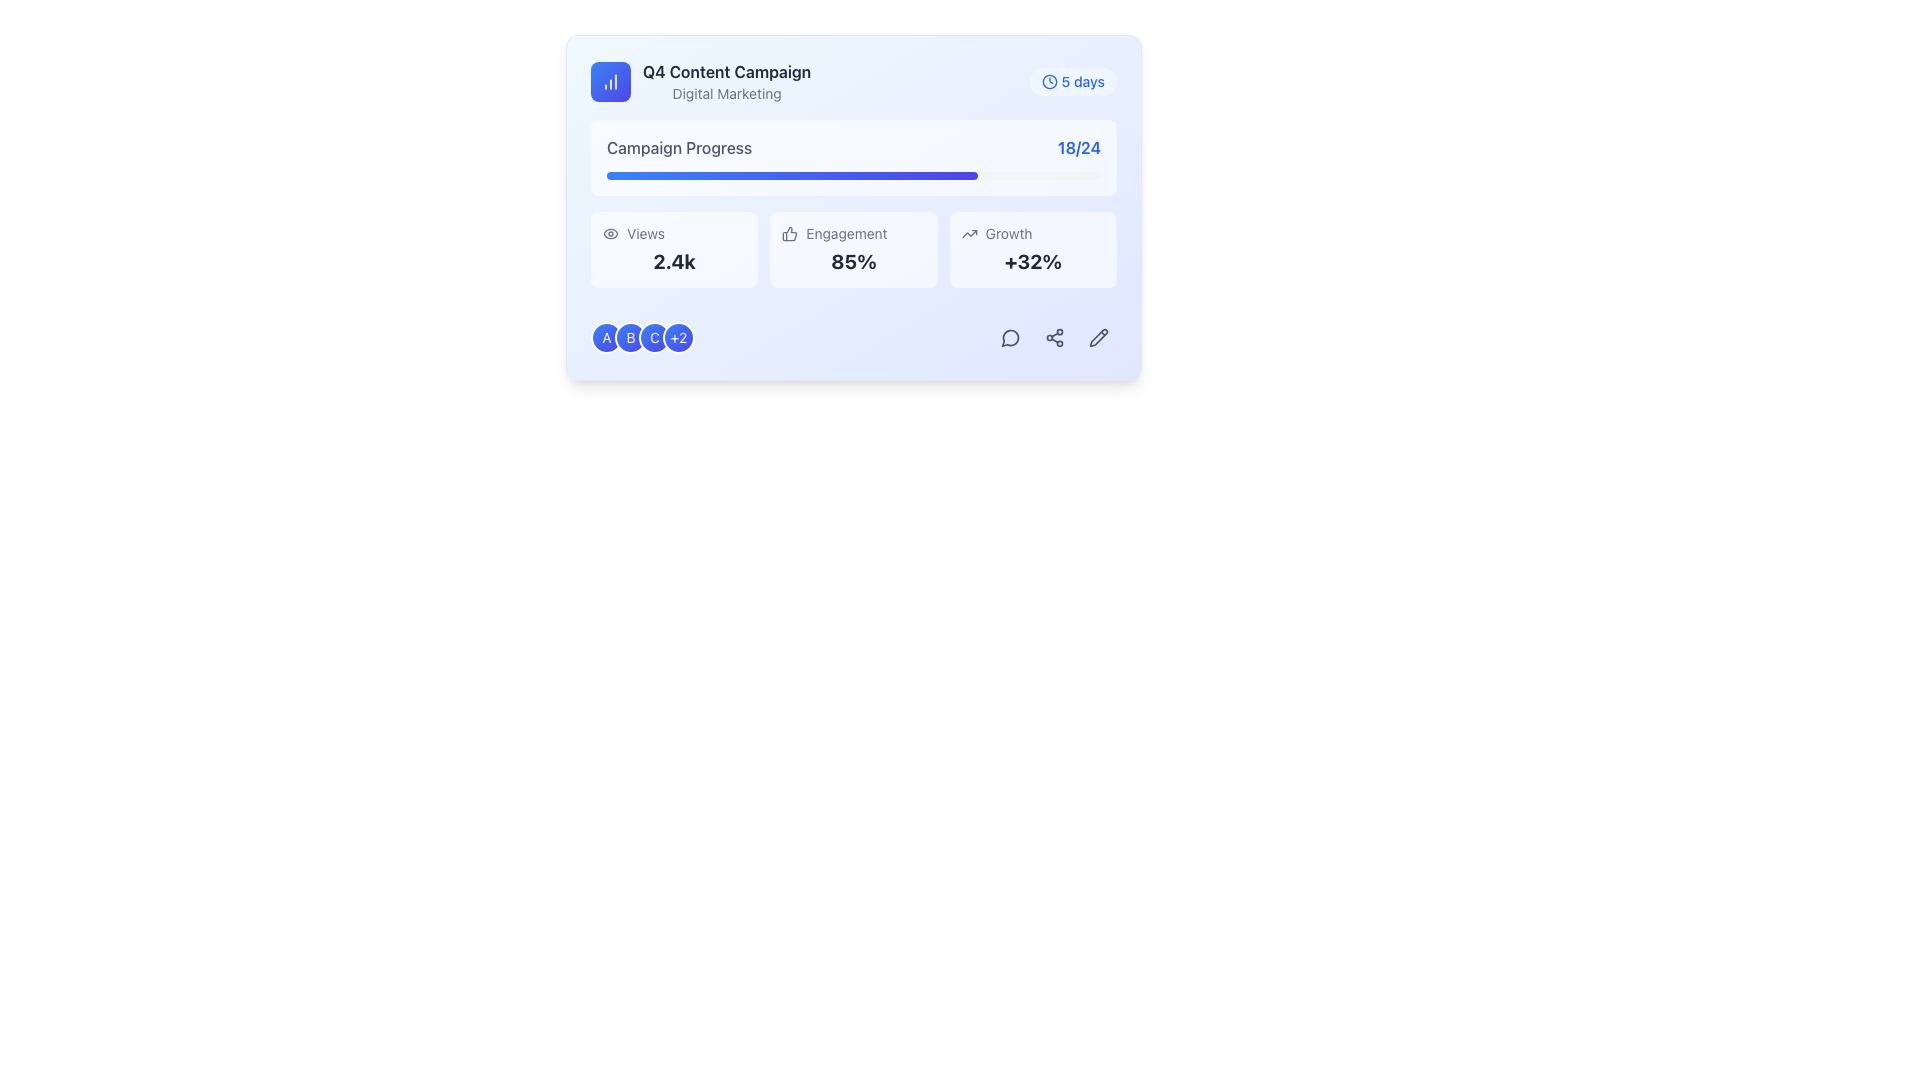 The height and width of the screenshot is (1080, 1920). Describe the element at coordinates (726, 93) in the screenshot. I see `the static text label that provides a contextual tag for the main title 'Q4 Content Campaign', located directly below it and aligned left` at that location.